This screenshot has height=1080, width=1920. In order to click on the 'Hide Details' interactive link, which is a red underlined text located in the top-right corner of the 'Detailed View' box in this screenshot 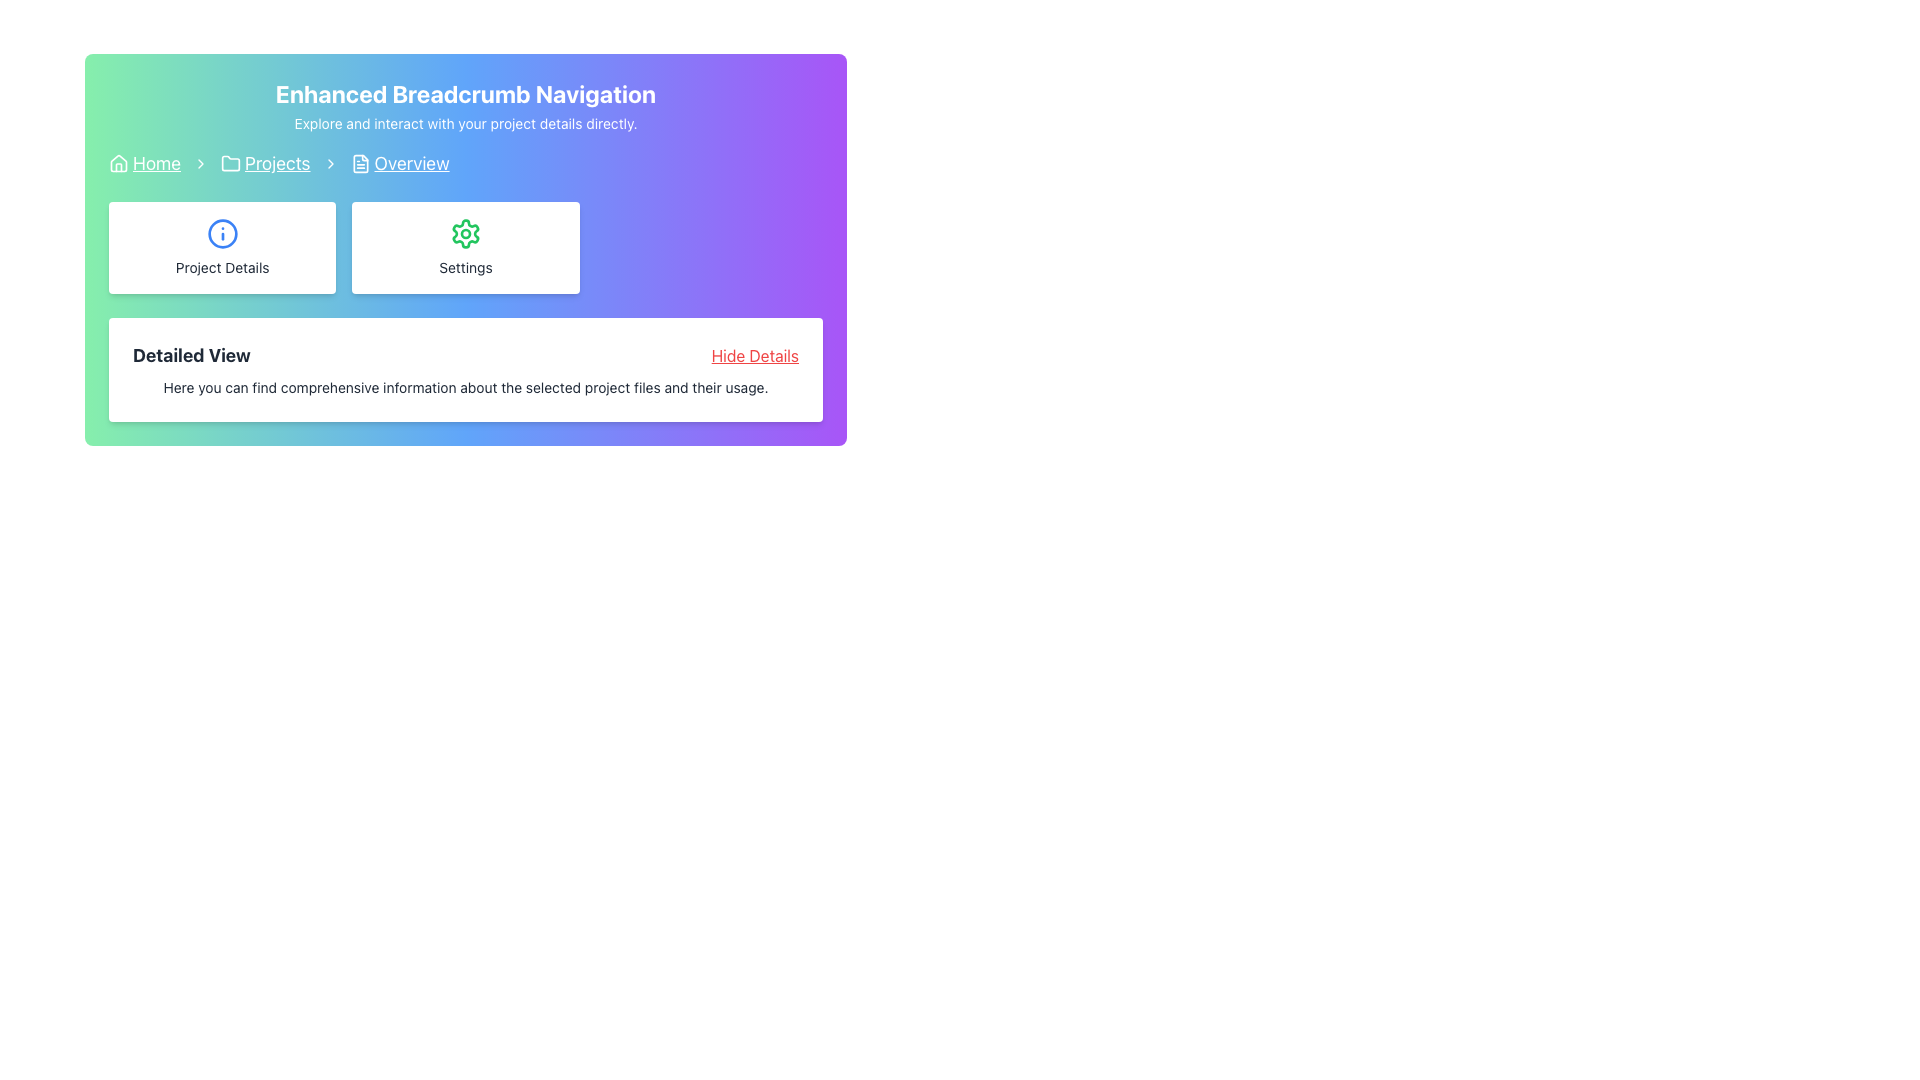, I will do `click(754, 354)`.